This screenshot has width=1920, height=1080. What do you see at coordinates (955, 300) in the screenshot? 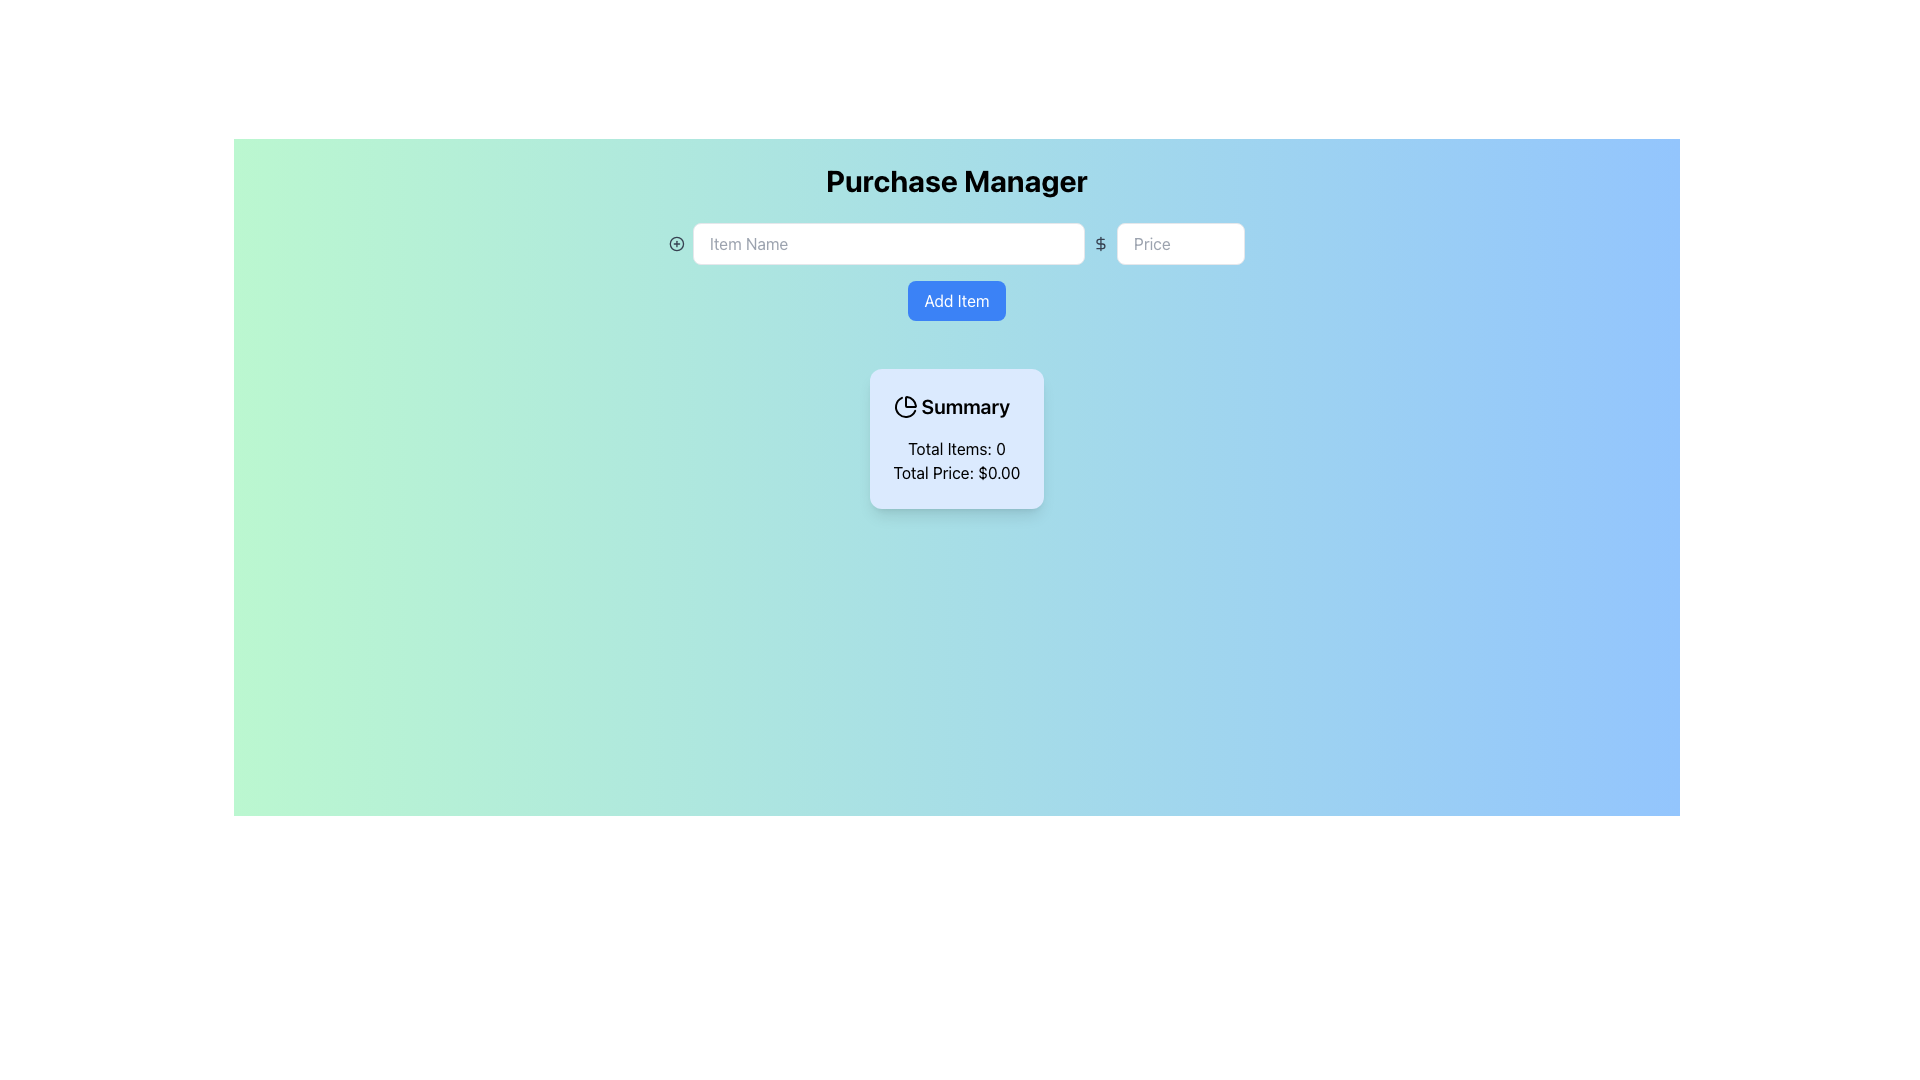
I see `the 'Add Item' button located below the 'Item Name' and 'Price' input fields in the 'Purchase Manager' interface` at bounding box center [955, 300].